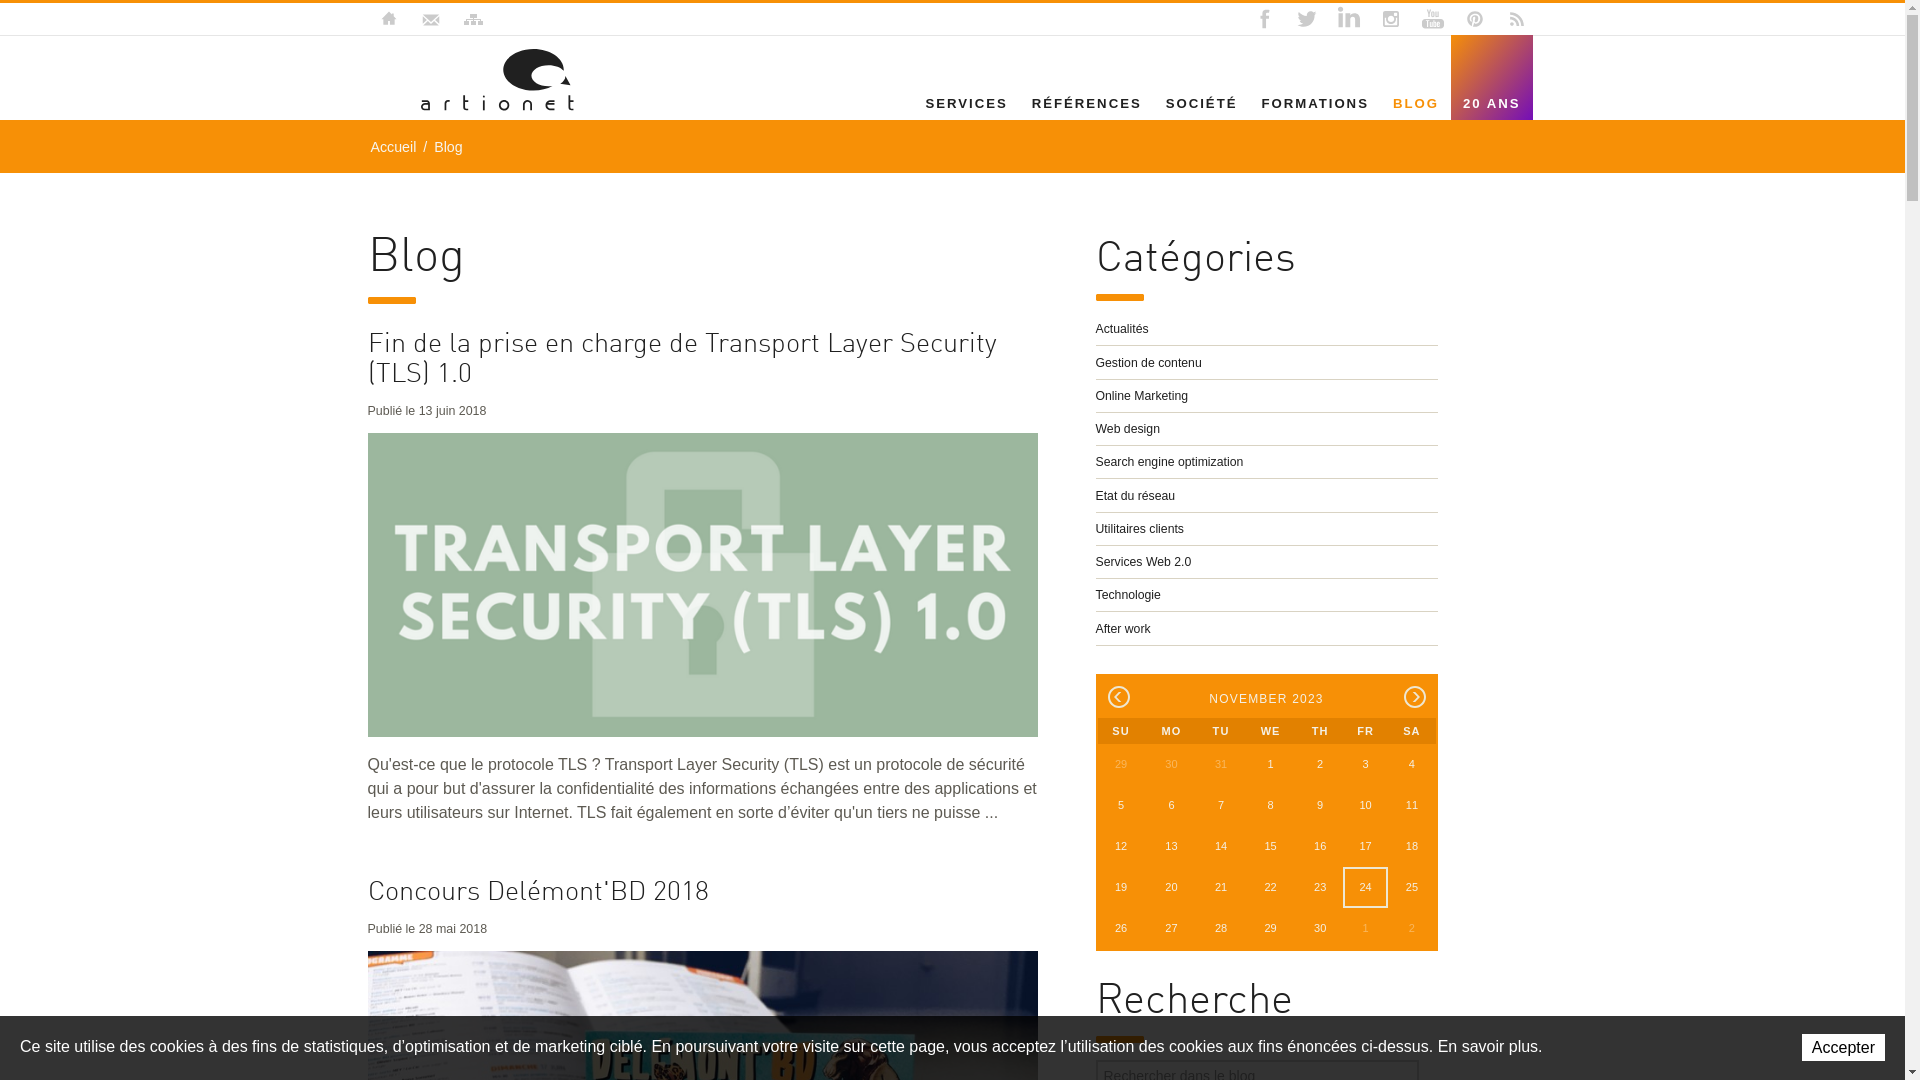 This screenshot has width=1920, height=1080. Describe the element at coordinates (1415, 19) in the screenshot. I see `'YouTube'` at that location.